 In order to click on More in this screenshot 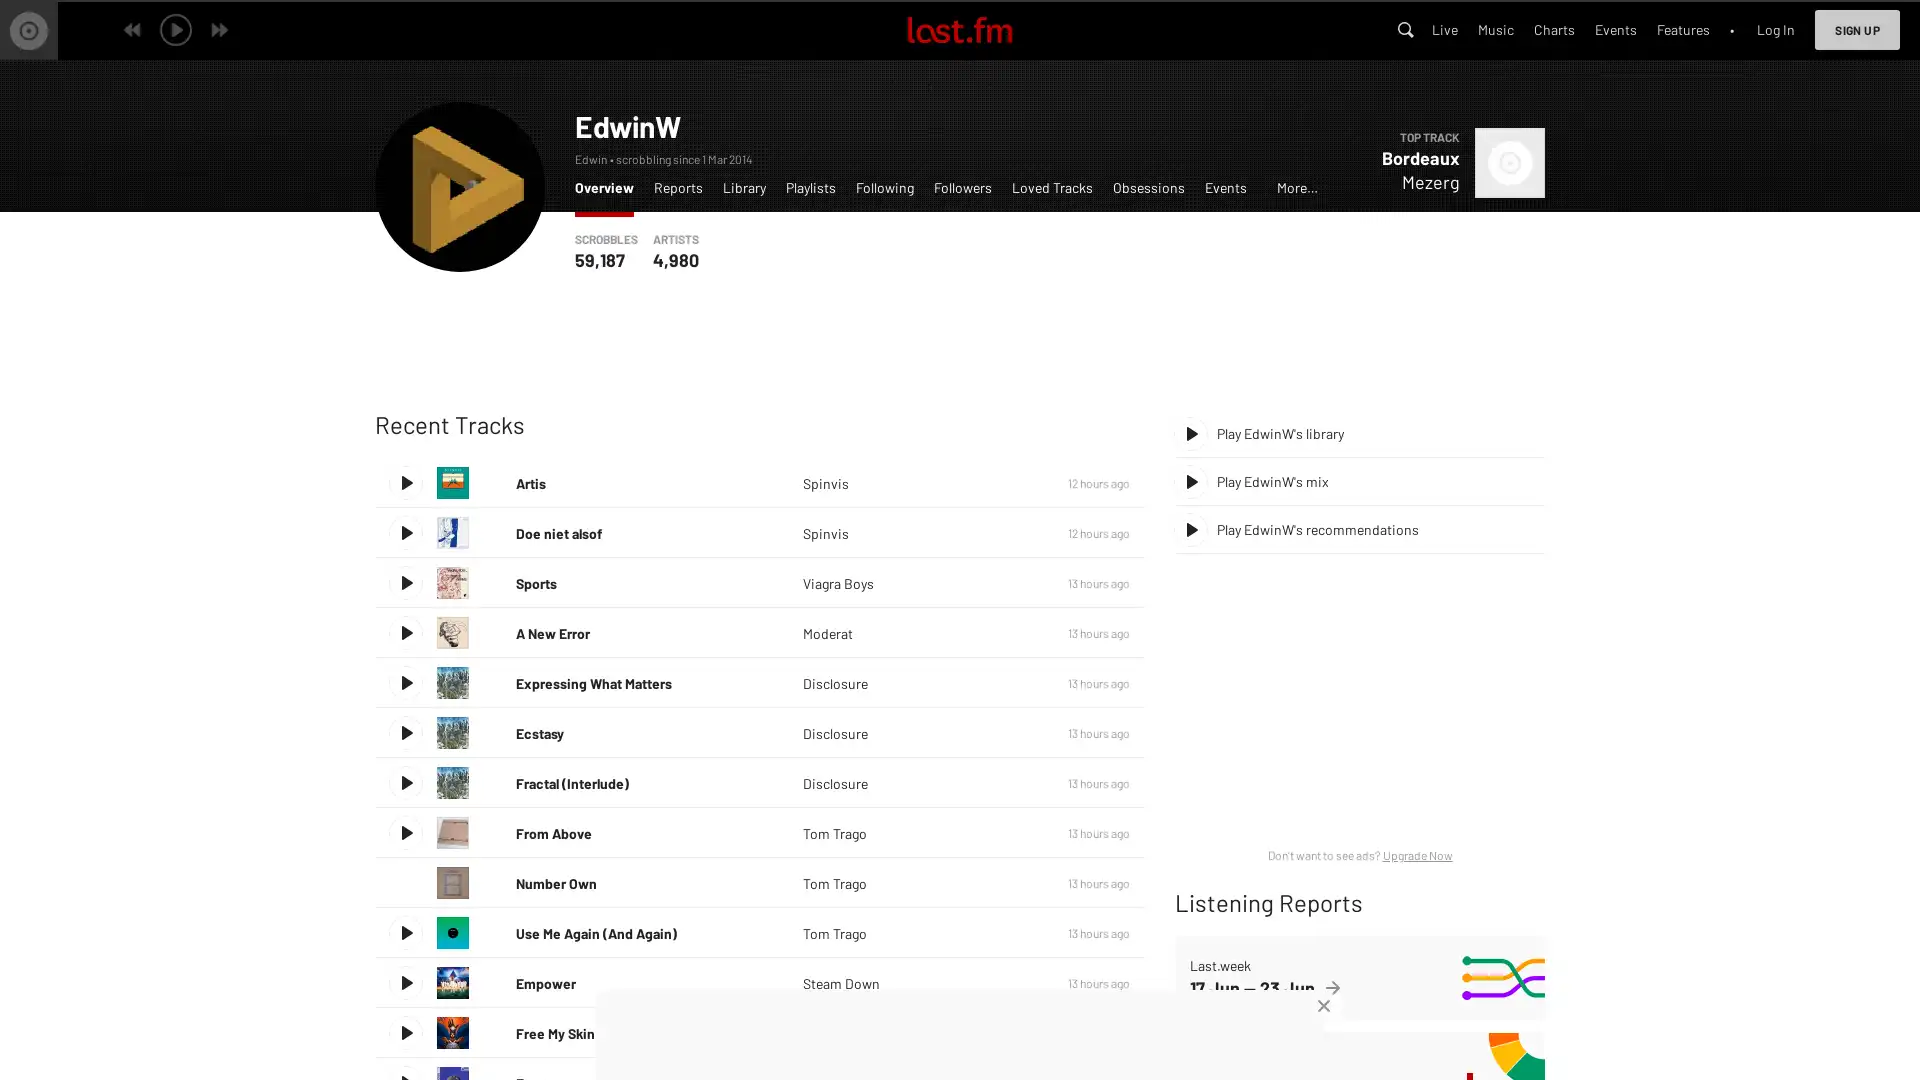, I will do `click(1008, 531)`.